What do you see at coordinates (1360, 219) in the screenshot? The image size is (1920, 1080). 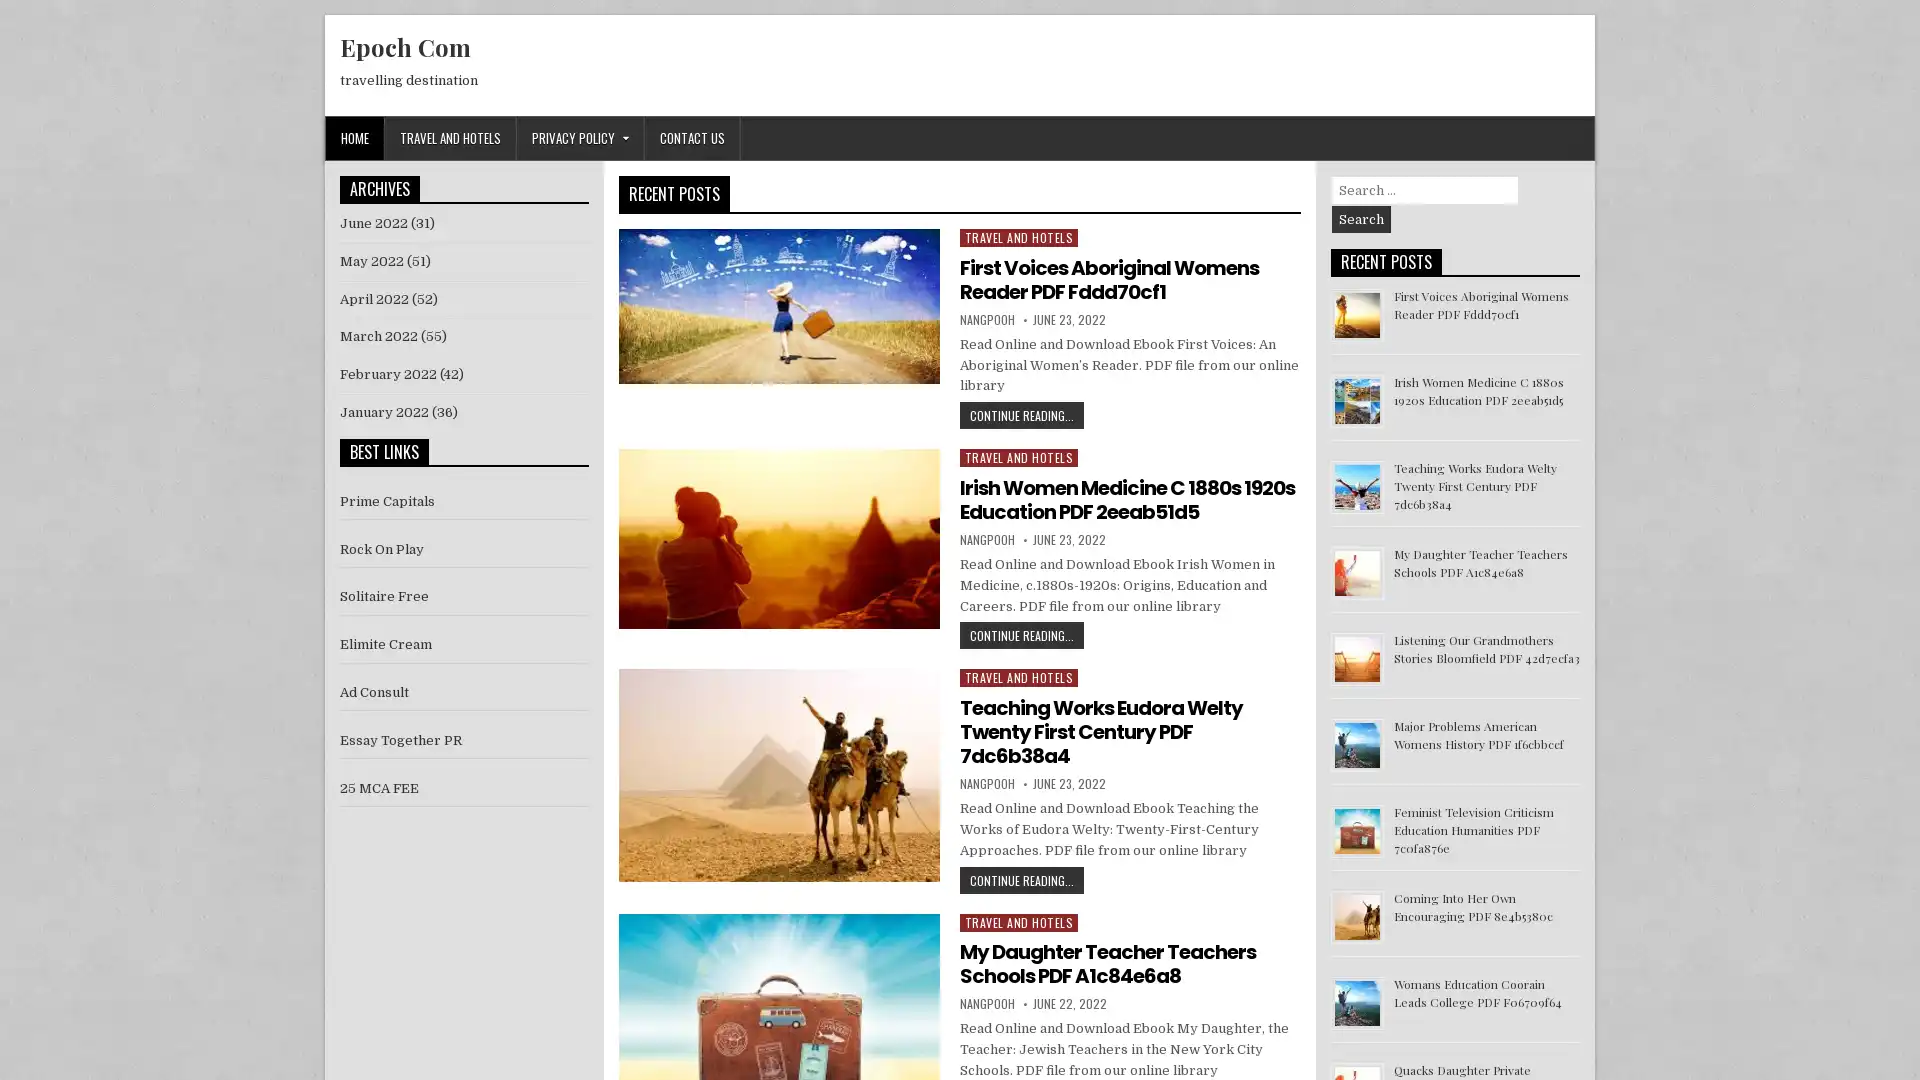 I see `Search` at bounding box center [1360, 219].